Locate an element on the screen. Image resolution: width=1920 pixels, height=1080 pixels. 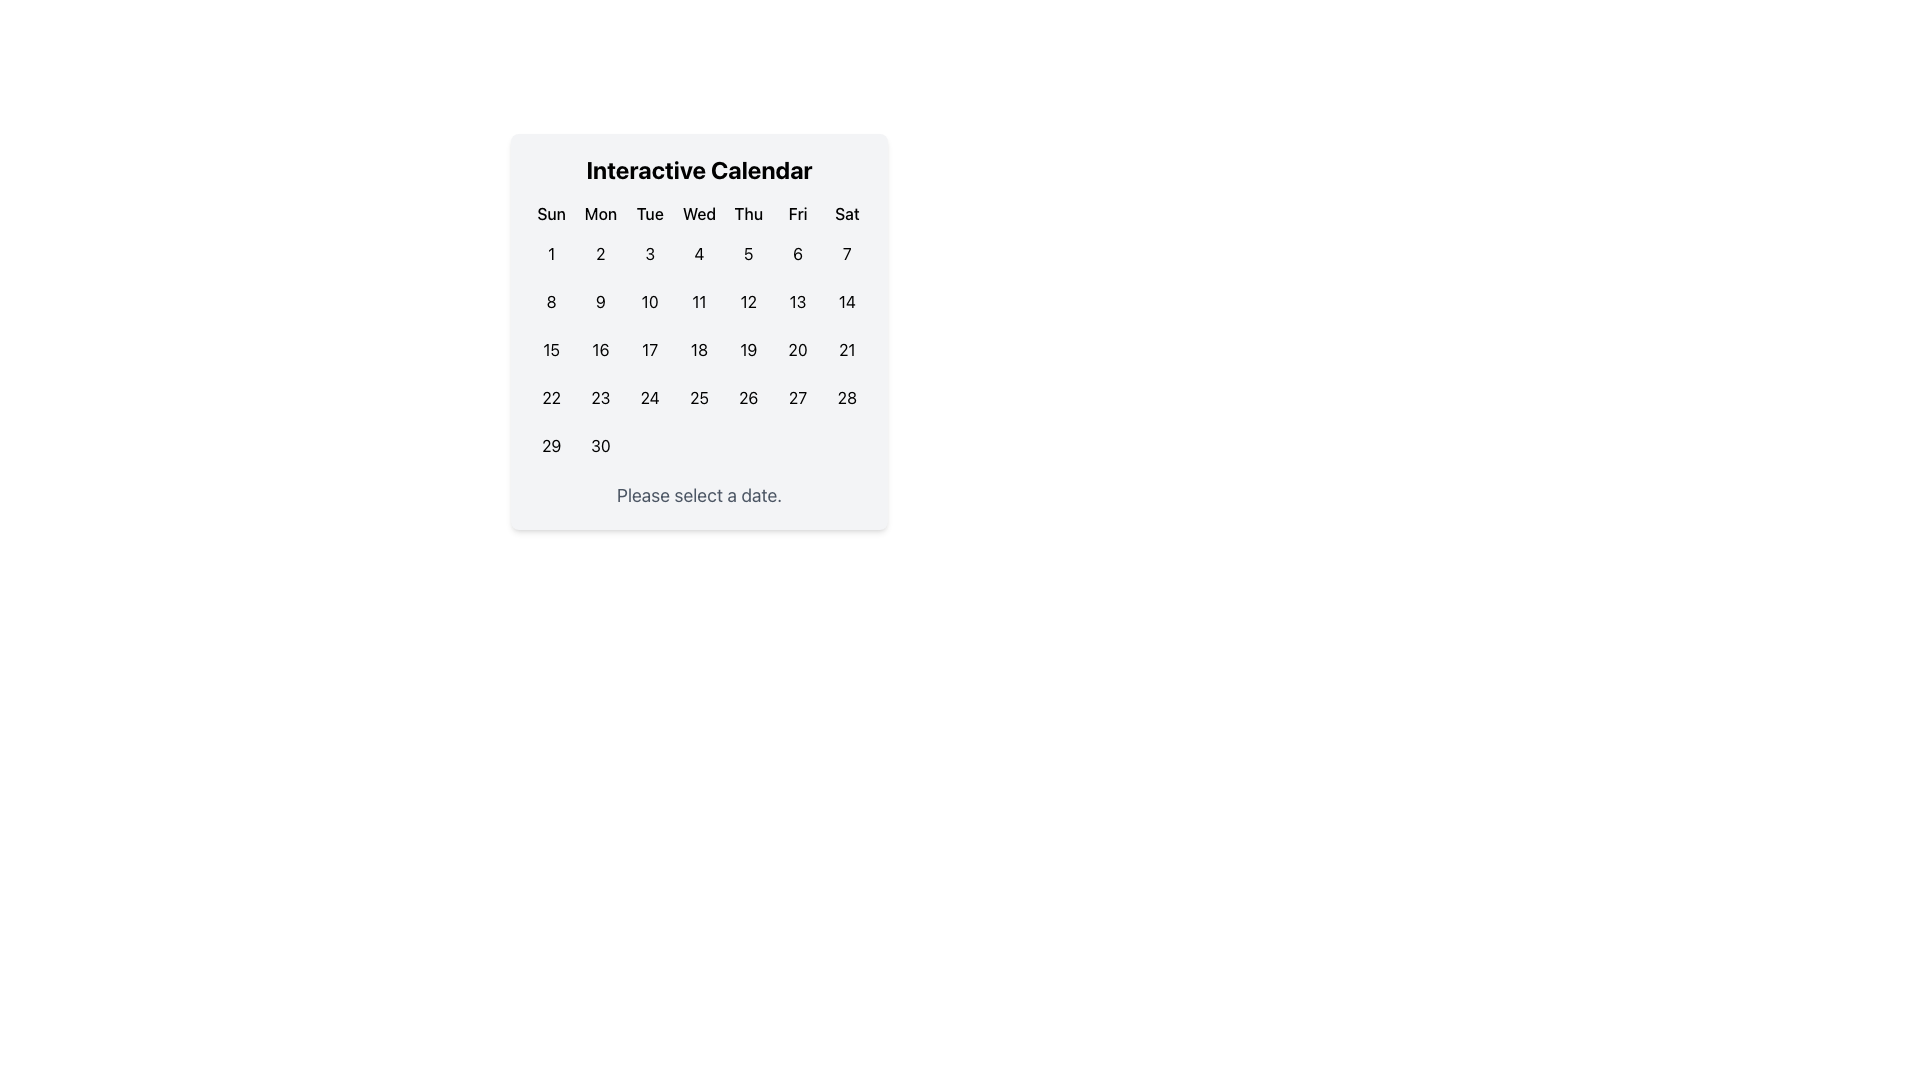
the button representing the 18th day of the month in the calendar interface located under the 'Wed' column, on the third row of the day grid is located at coordinates (699, 349).